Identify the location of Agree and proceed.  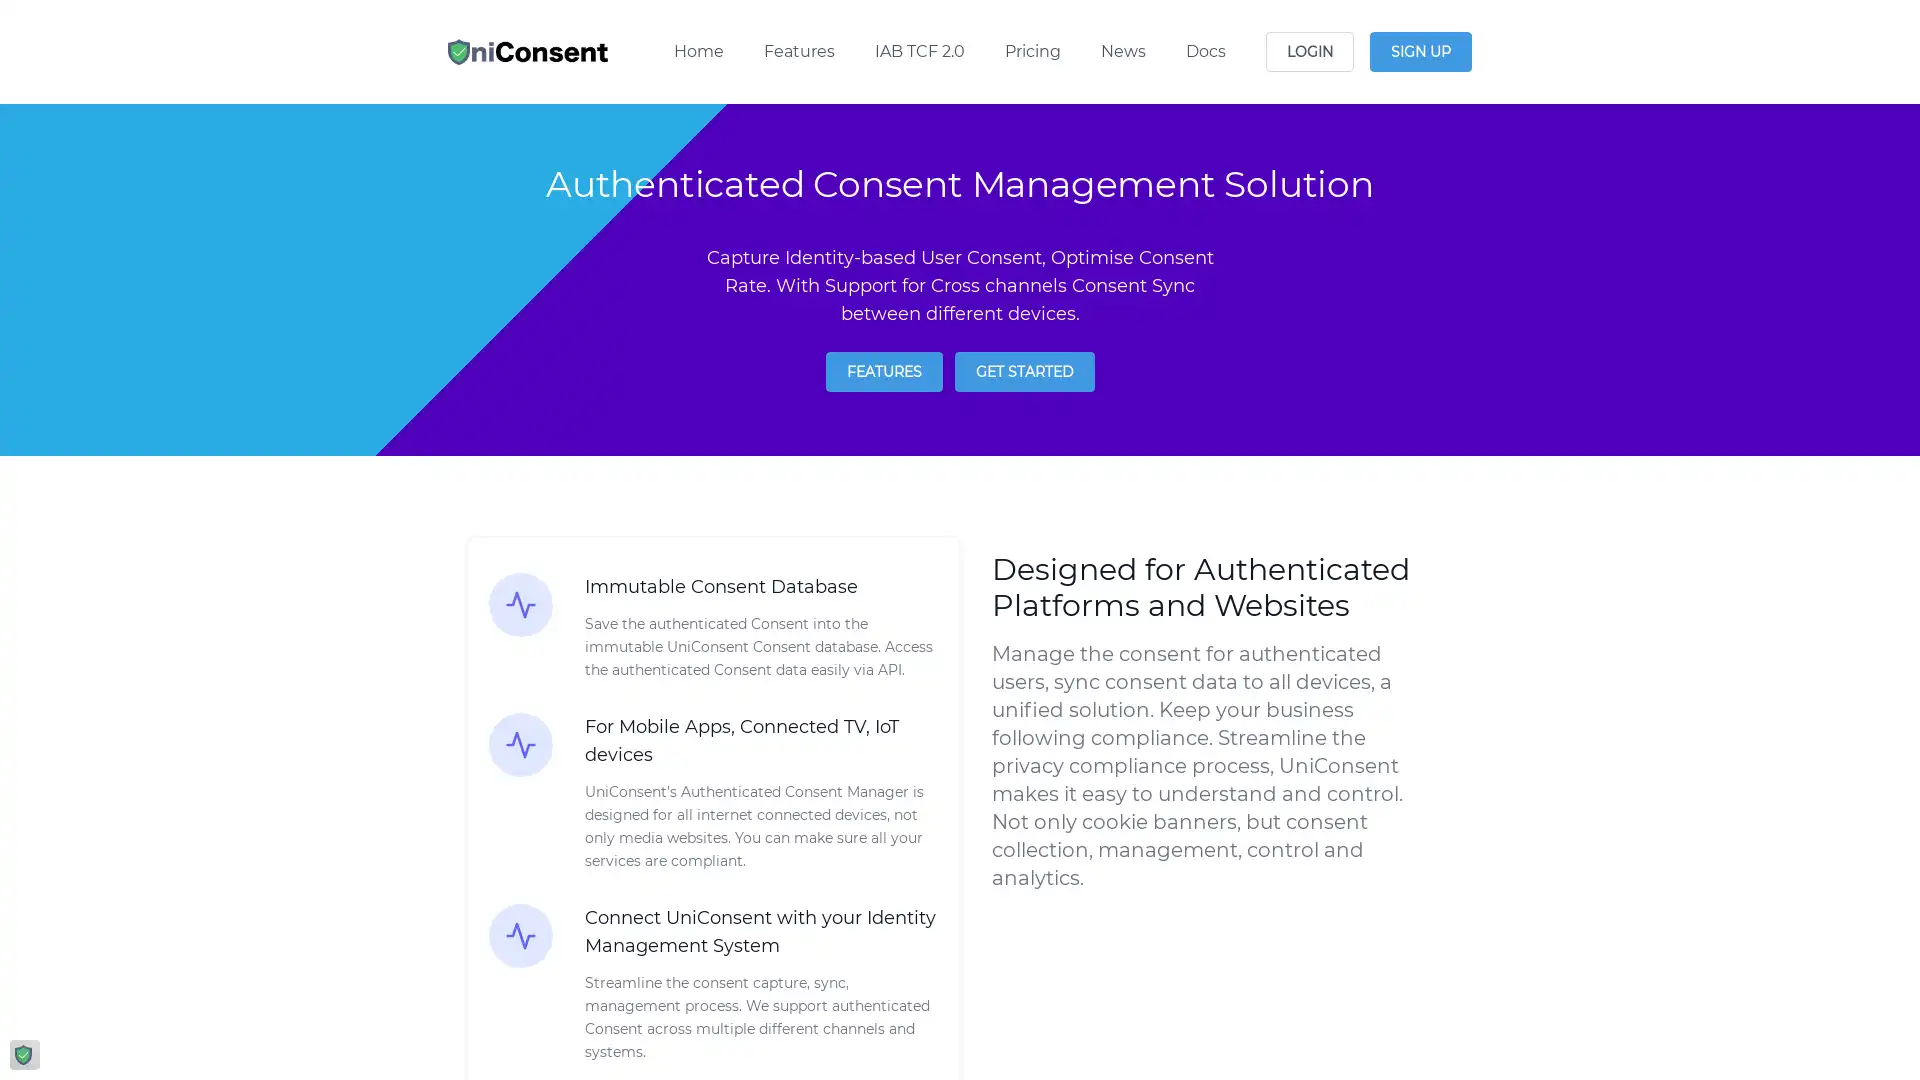
(455, 1043).